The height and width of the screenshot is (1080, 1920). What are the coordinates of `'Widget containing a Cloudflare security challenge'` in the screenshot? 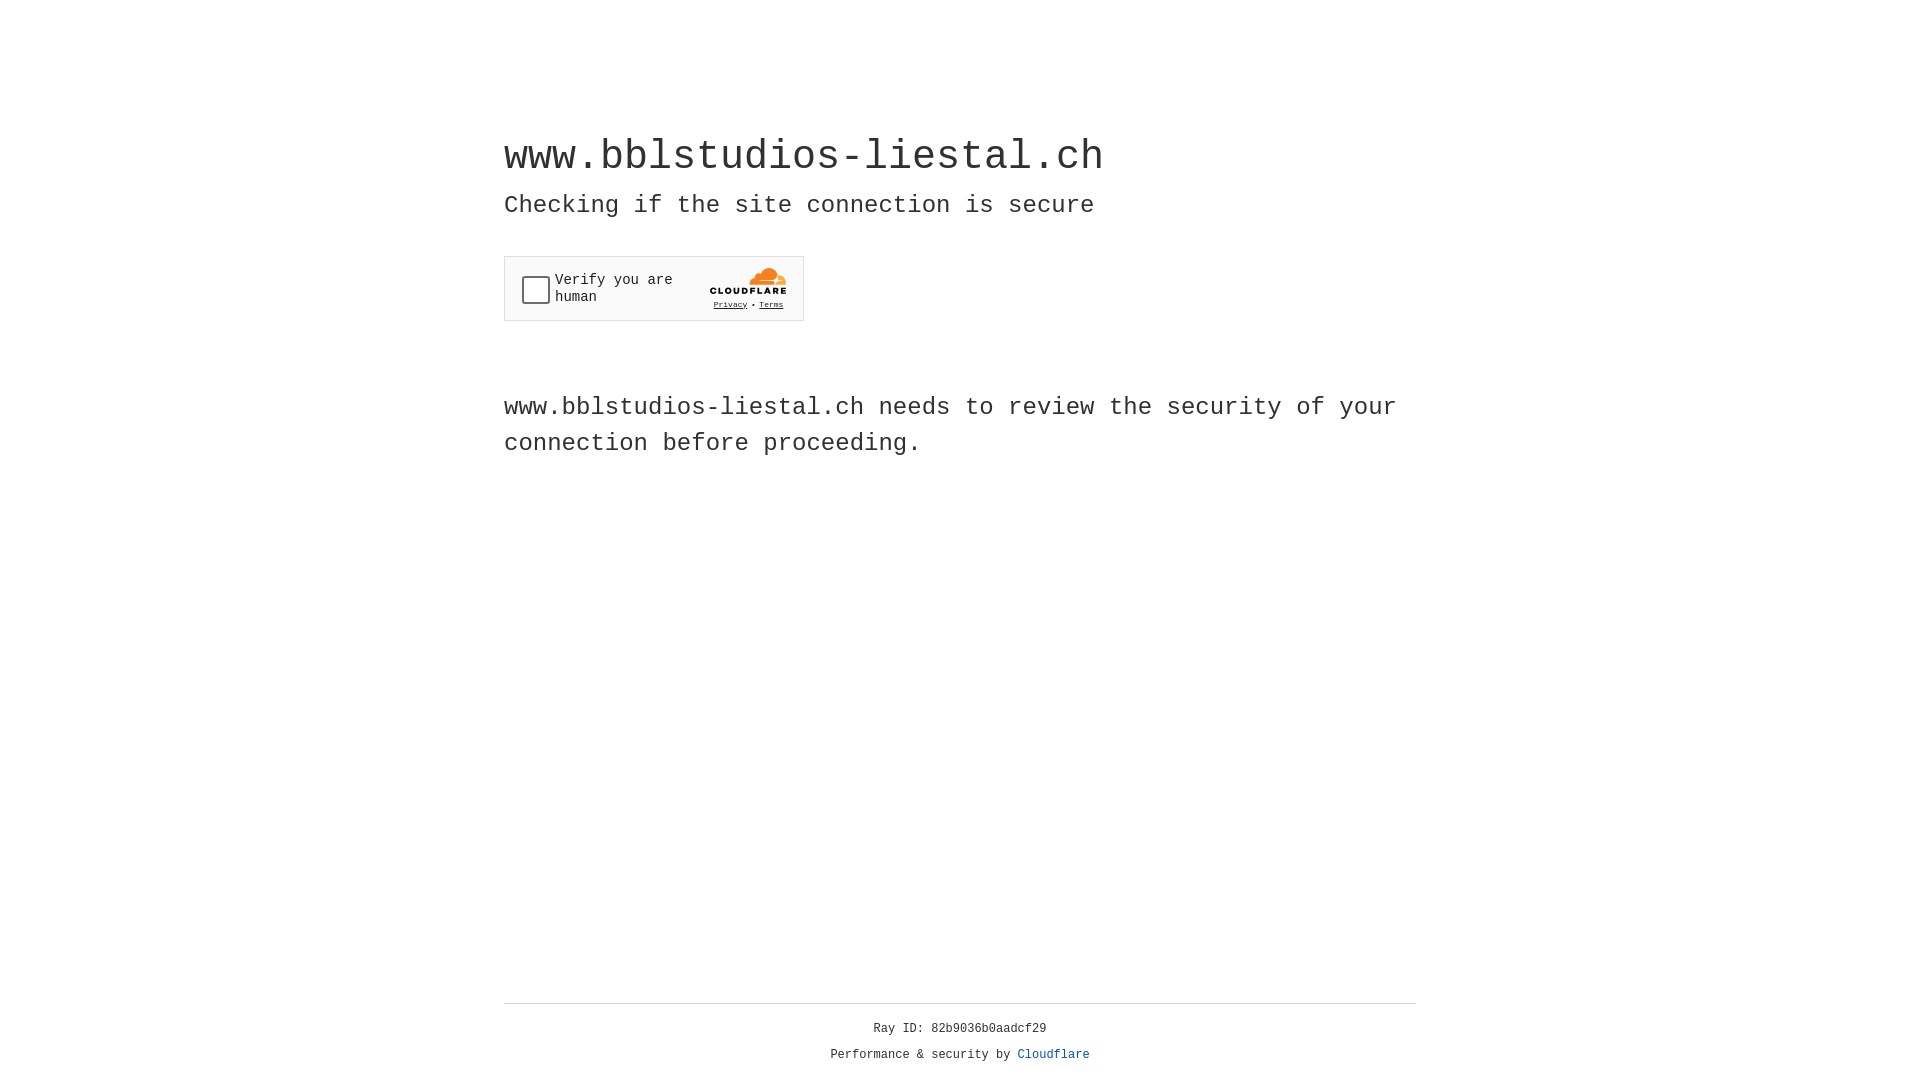 It's located at (653, 288).